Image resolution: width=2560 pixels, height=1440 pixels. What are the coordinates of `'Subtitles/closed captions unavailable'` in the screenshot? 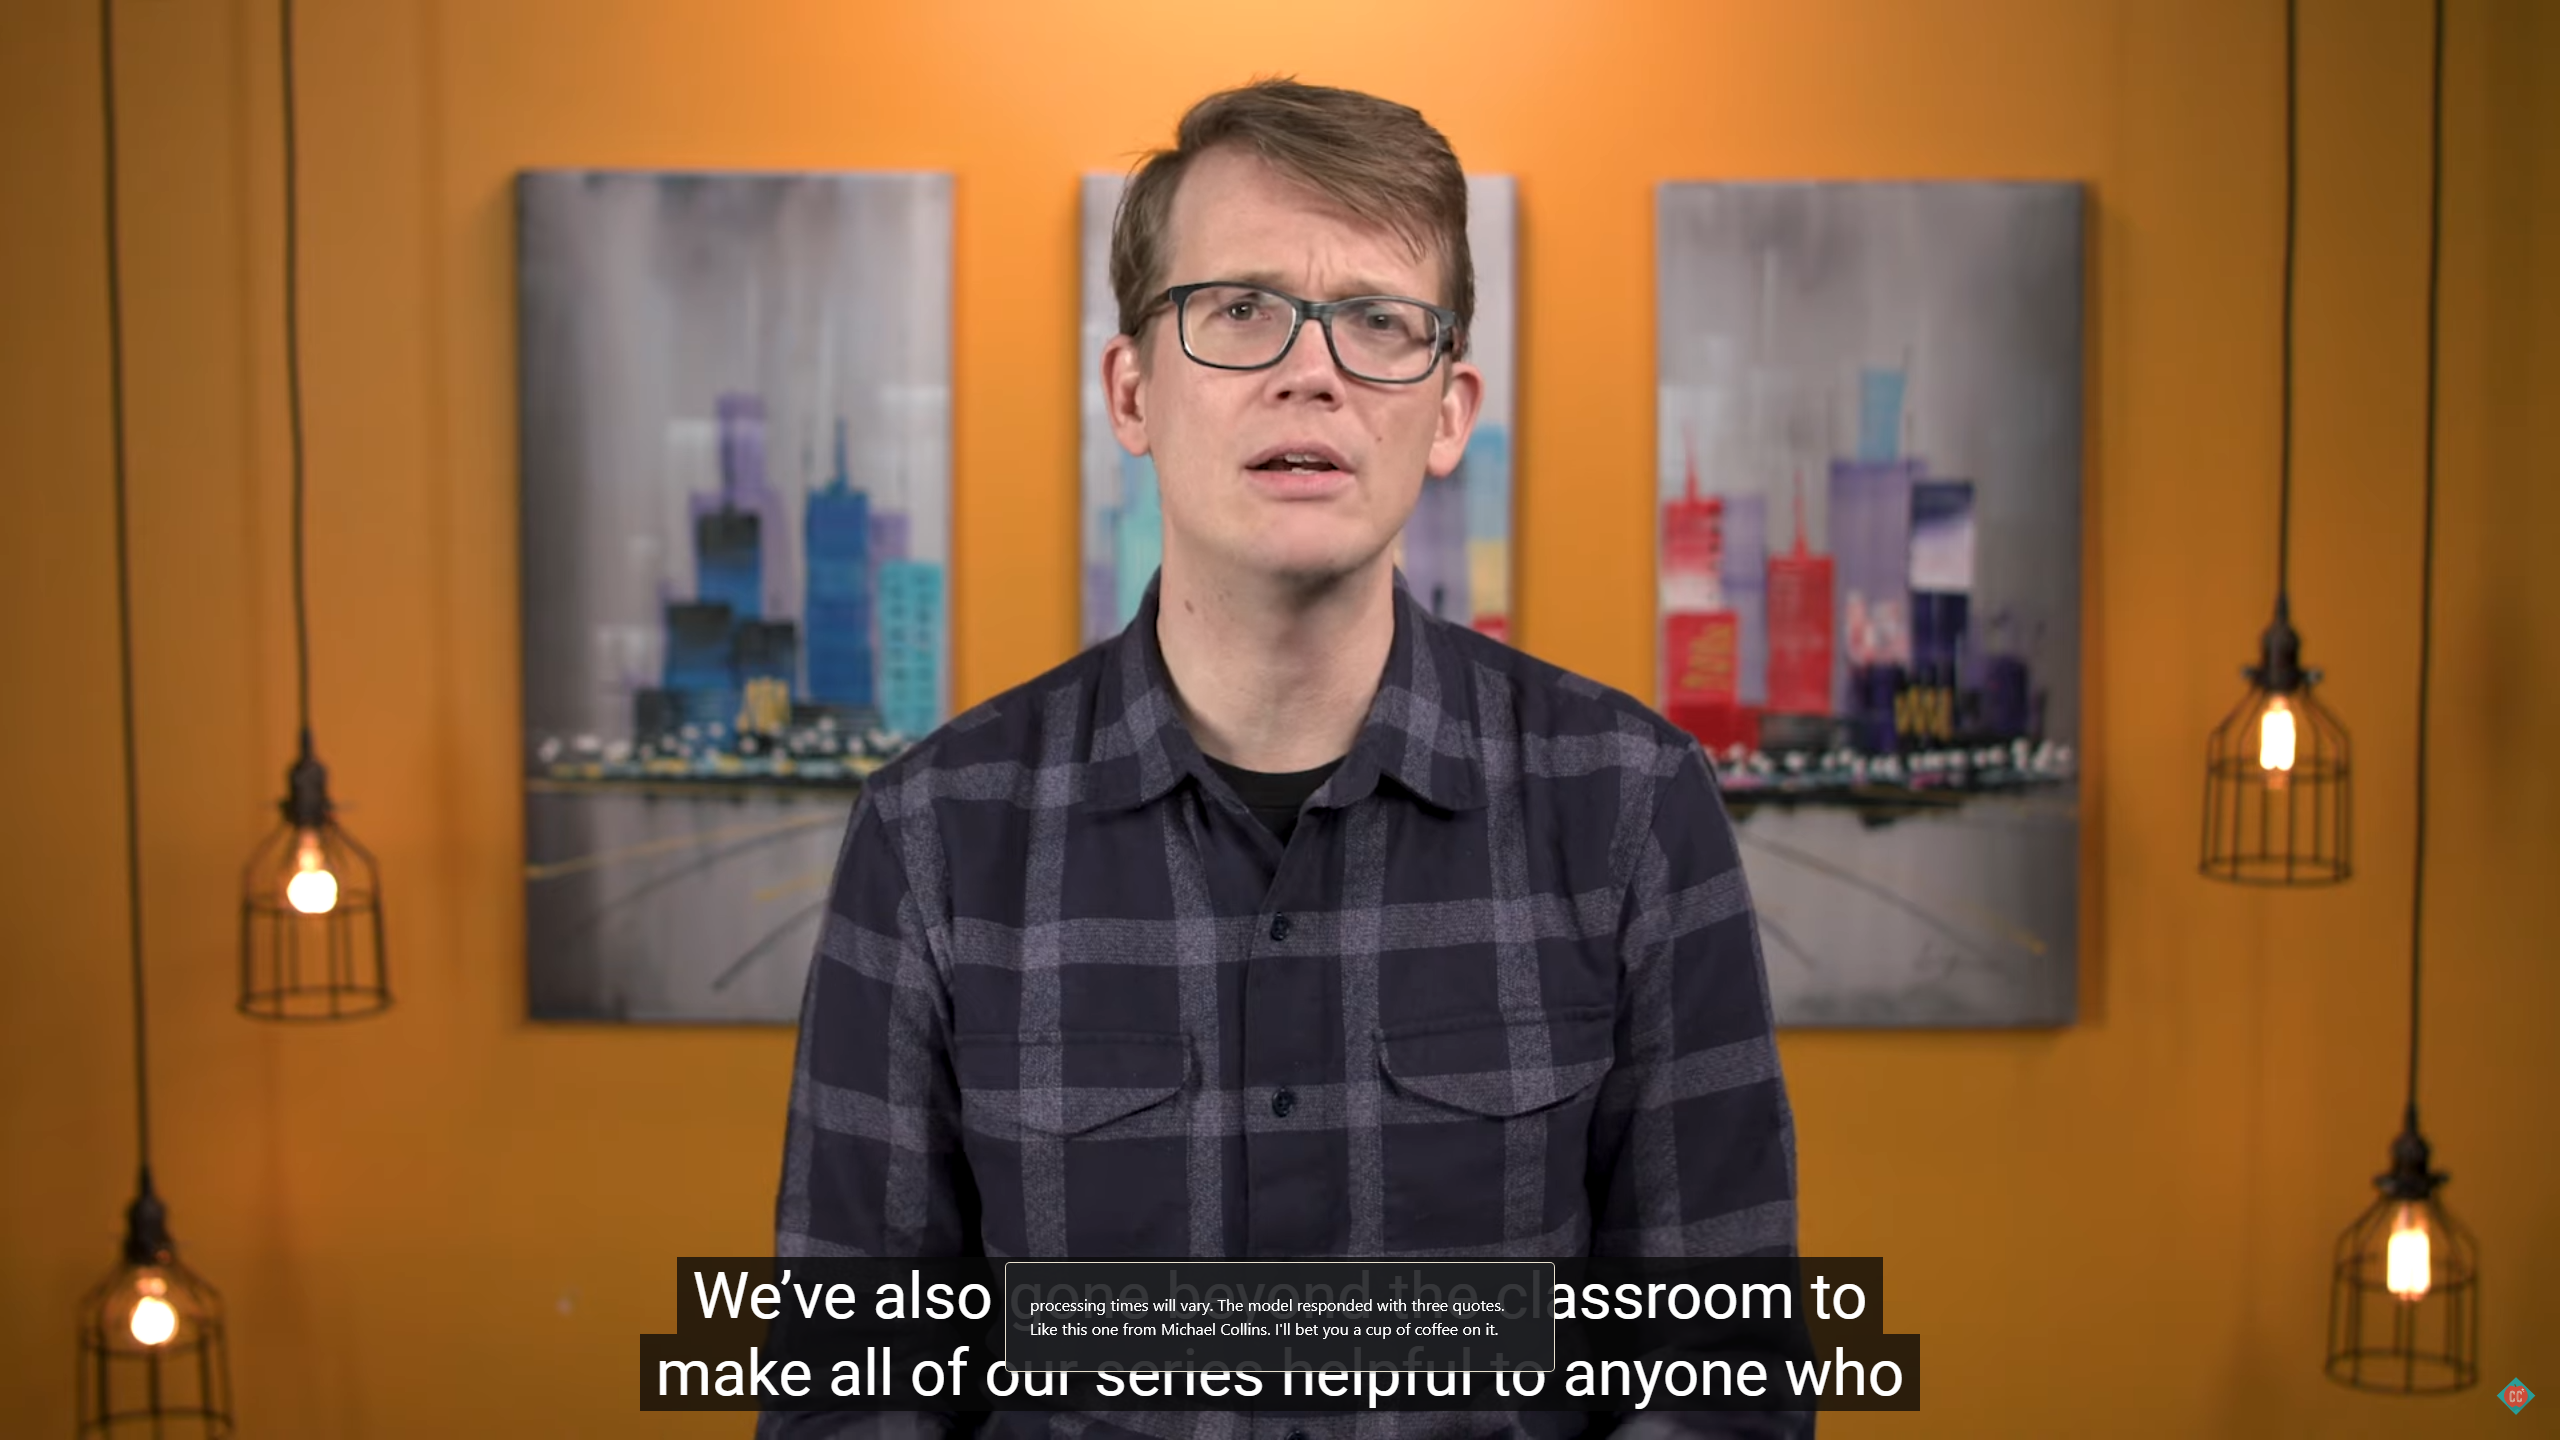 It's located at (2400, 1412).